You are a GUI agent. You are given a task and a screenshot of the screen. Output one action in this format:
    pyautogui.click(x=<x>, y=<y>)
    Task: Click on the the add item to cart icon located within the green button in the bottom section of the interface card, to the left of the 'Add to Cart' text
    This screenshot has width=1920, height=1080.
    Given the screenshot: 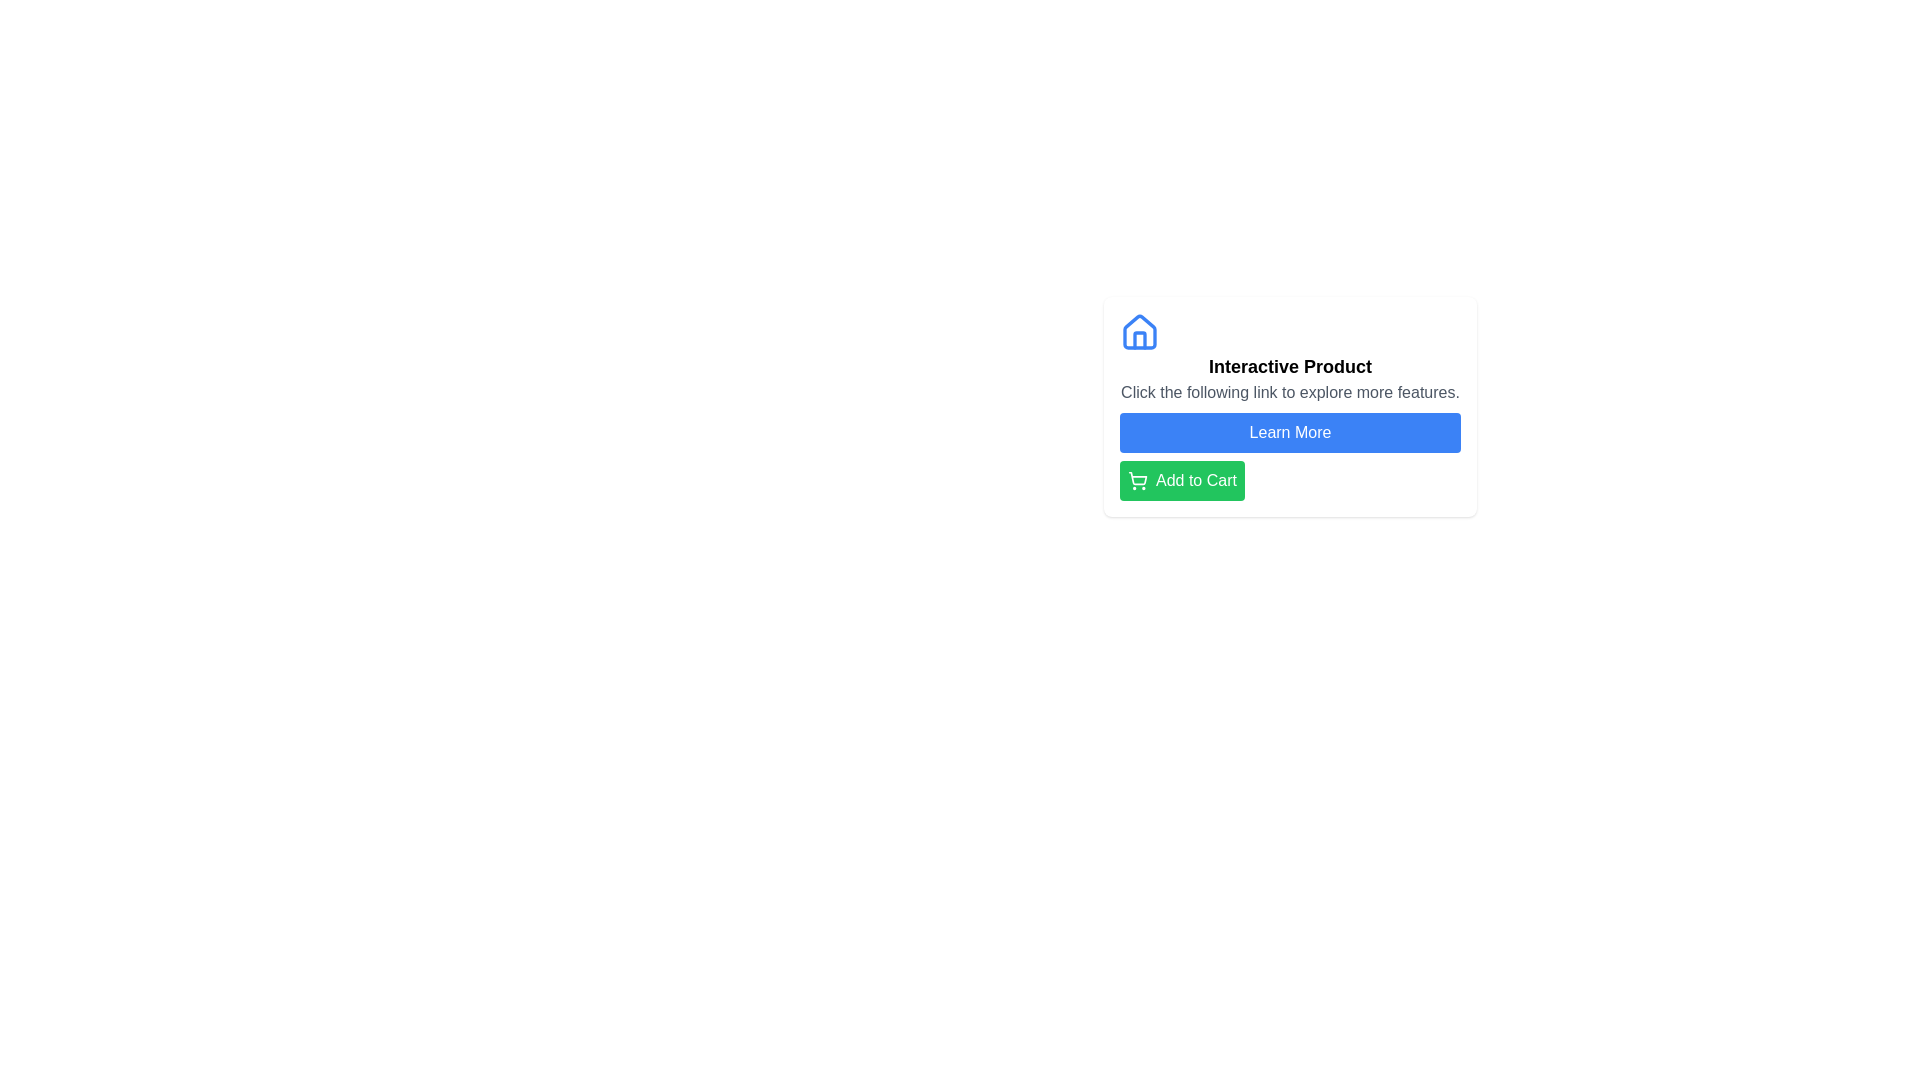 What is the action you would take?
    pyautogui.click(x=1137, y=481)
    